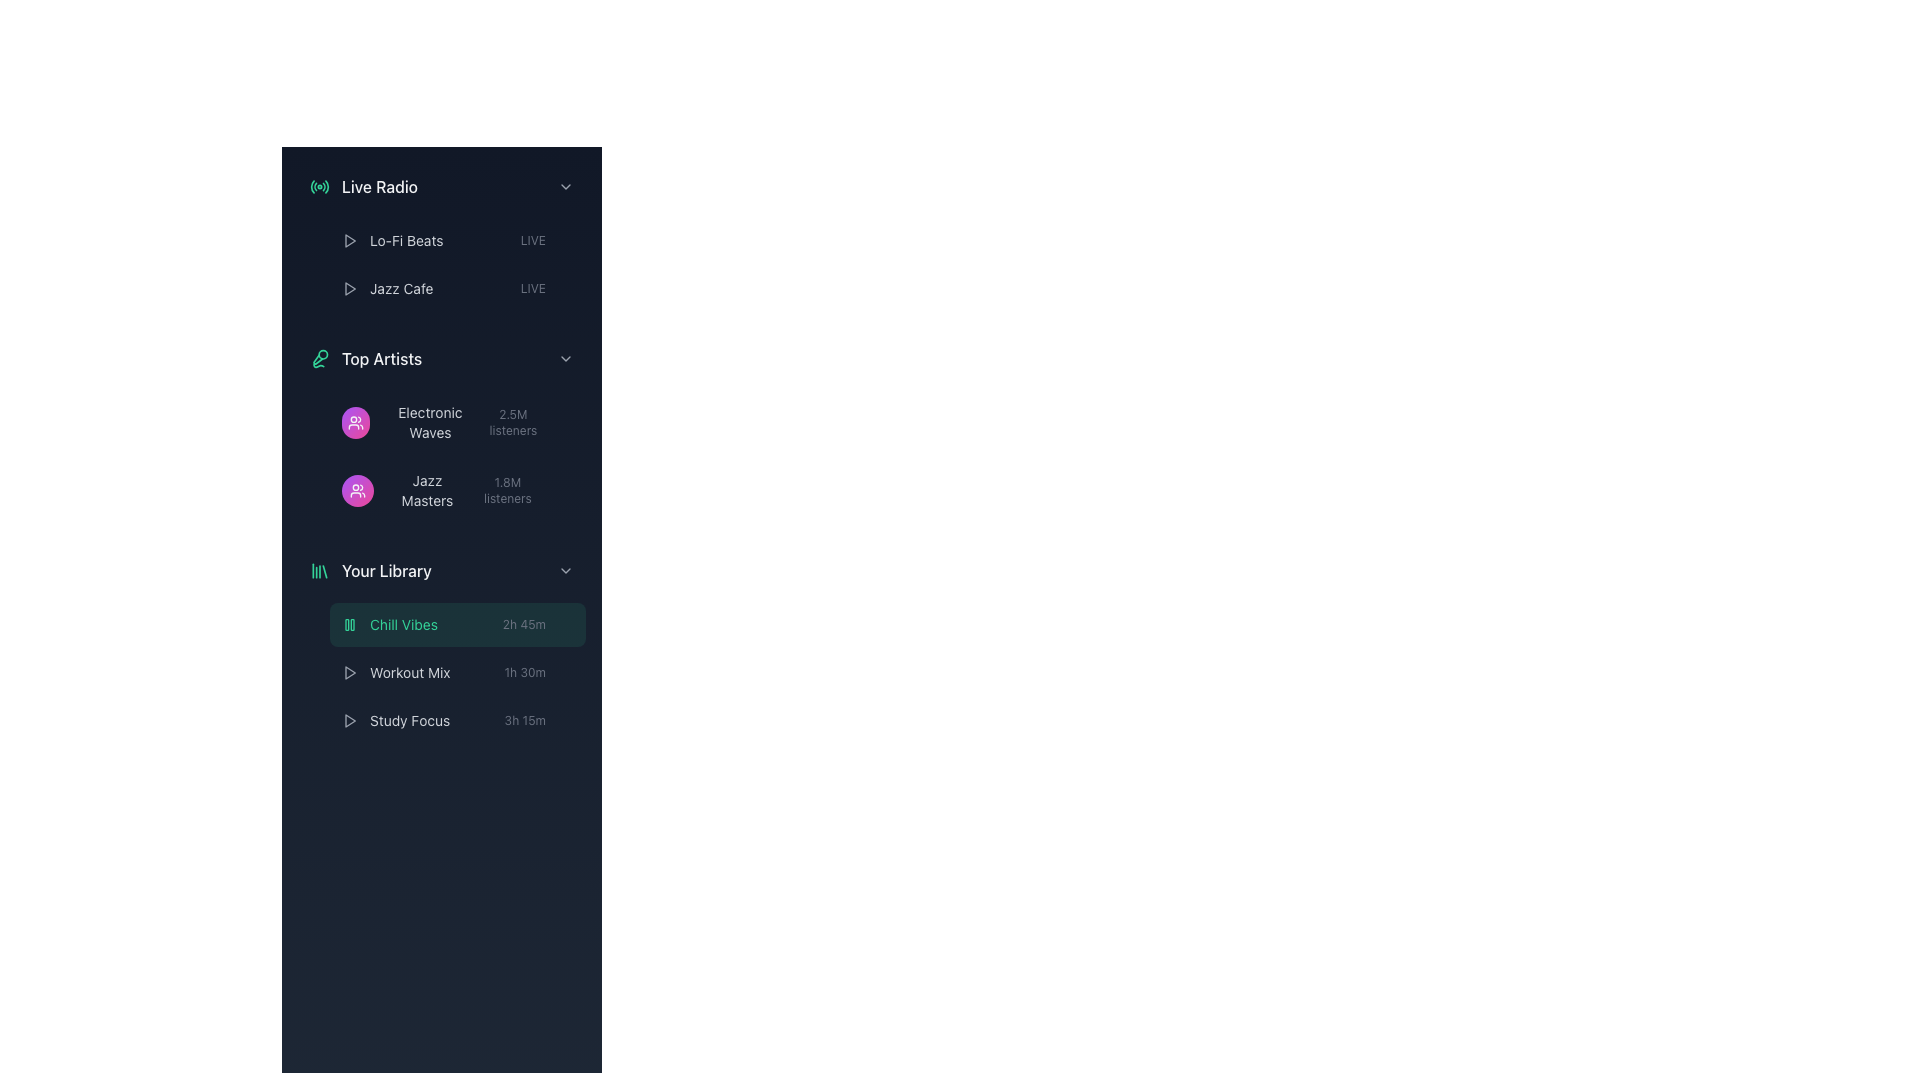 The image size is (1920, 1080). What do you see at coordinates (350, 672) in the screenshot?
I see `the small play button represented by a triangular icon in the 'Your Library' section to play 'Workout Mix.'` at bounding box center [350, 672].